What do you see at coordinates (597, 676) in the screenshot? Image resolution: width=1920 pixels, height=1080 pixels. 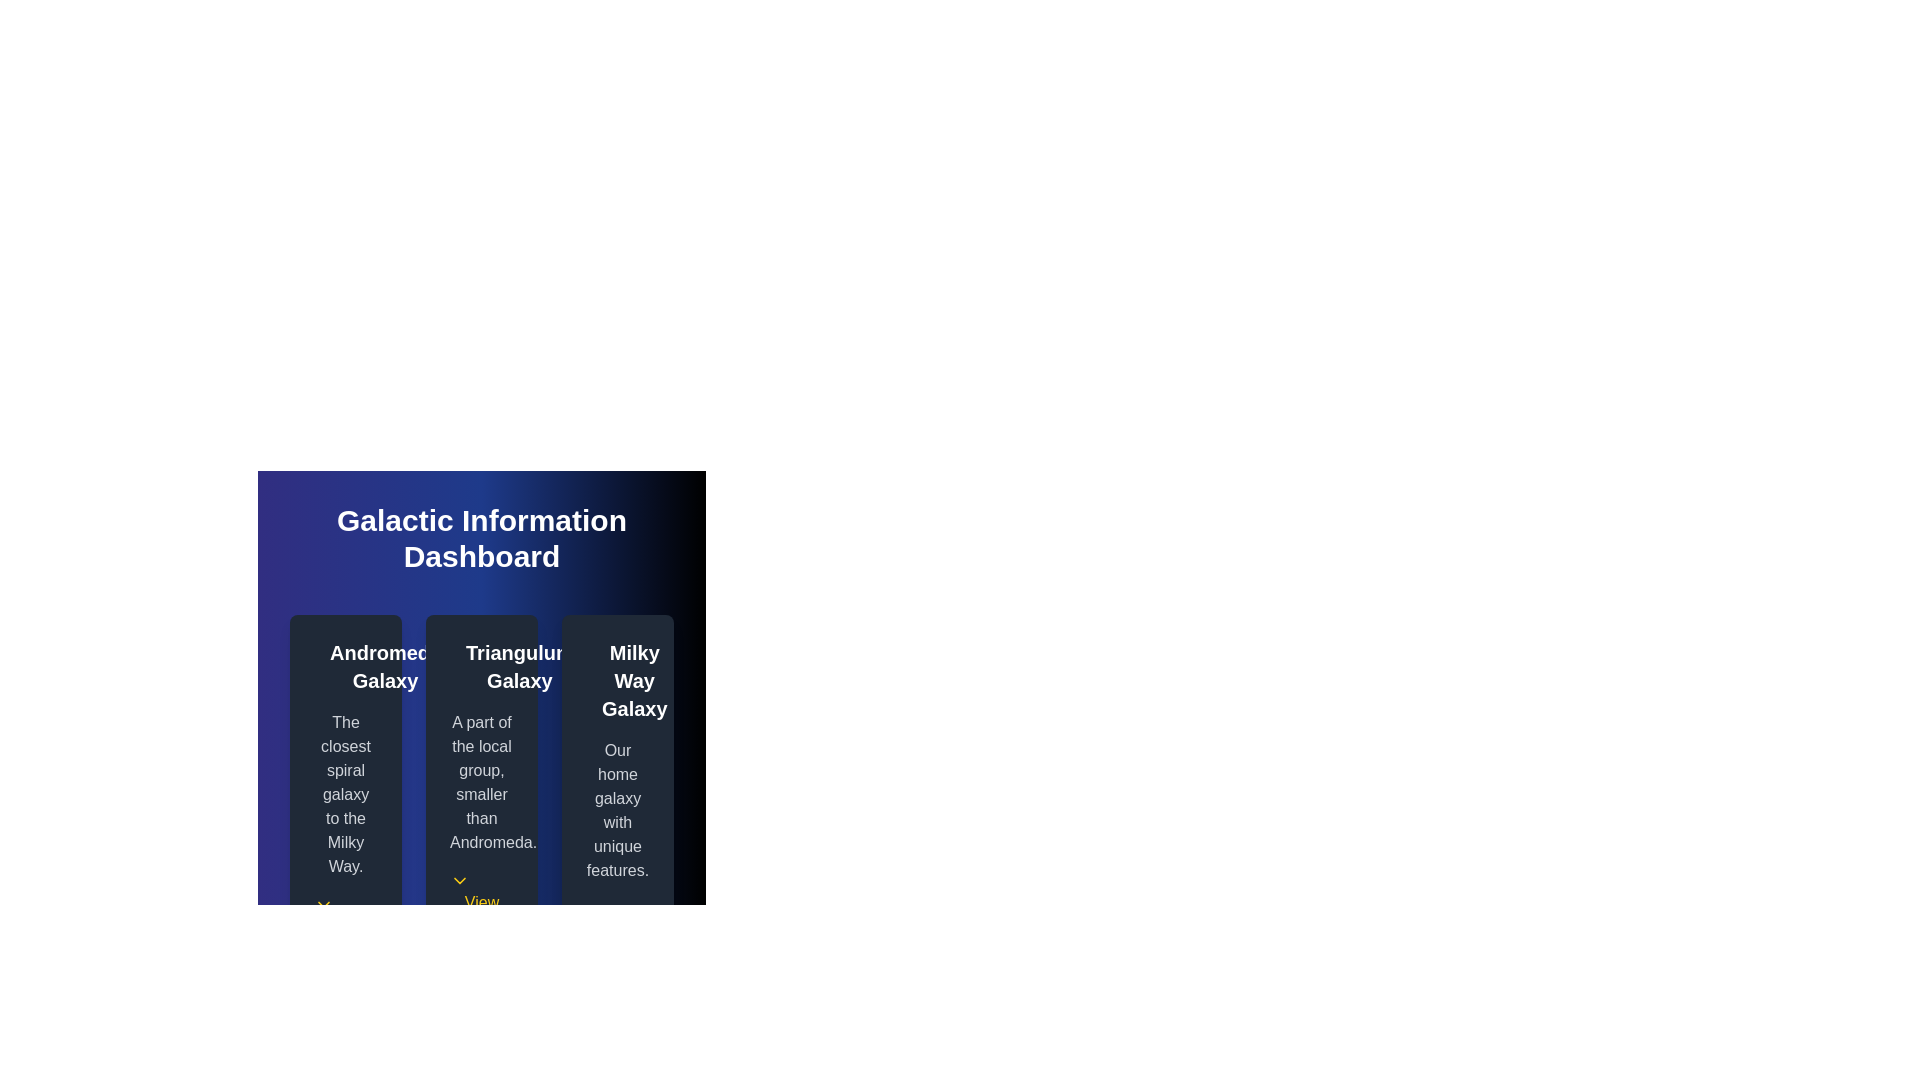 I see `the details of the Circle graphical shape within the 'Milky Way Galaxy' section of the SVG graphic` at bounding box center [597, 676].